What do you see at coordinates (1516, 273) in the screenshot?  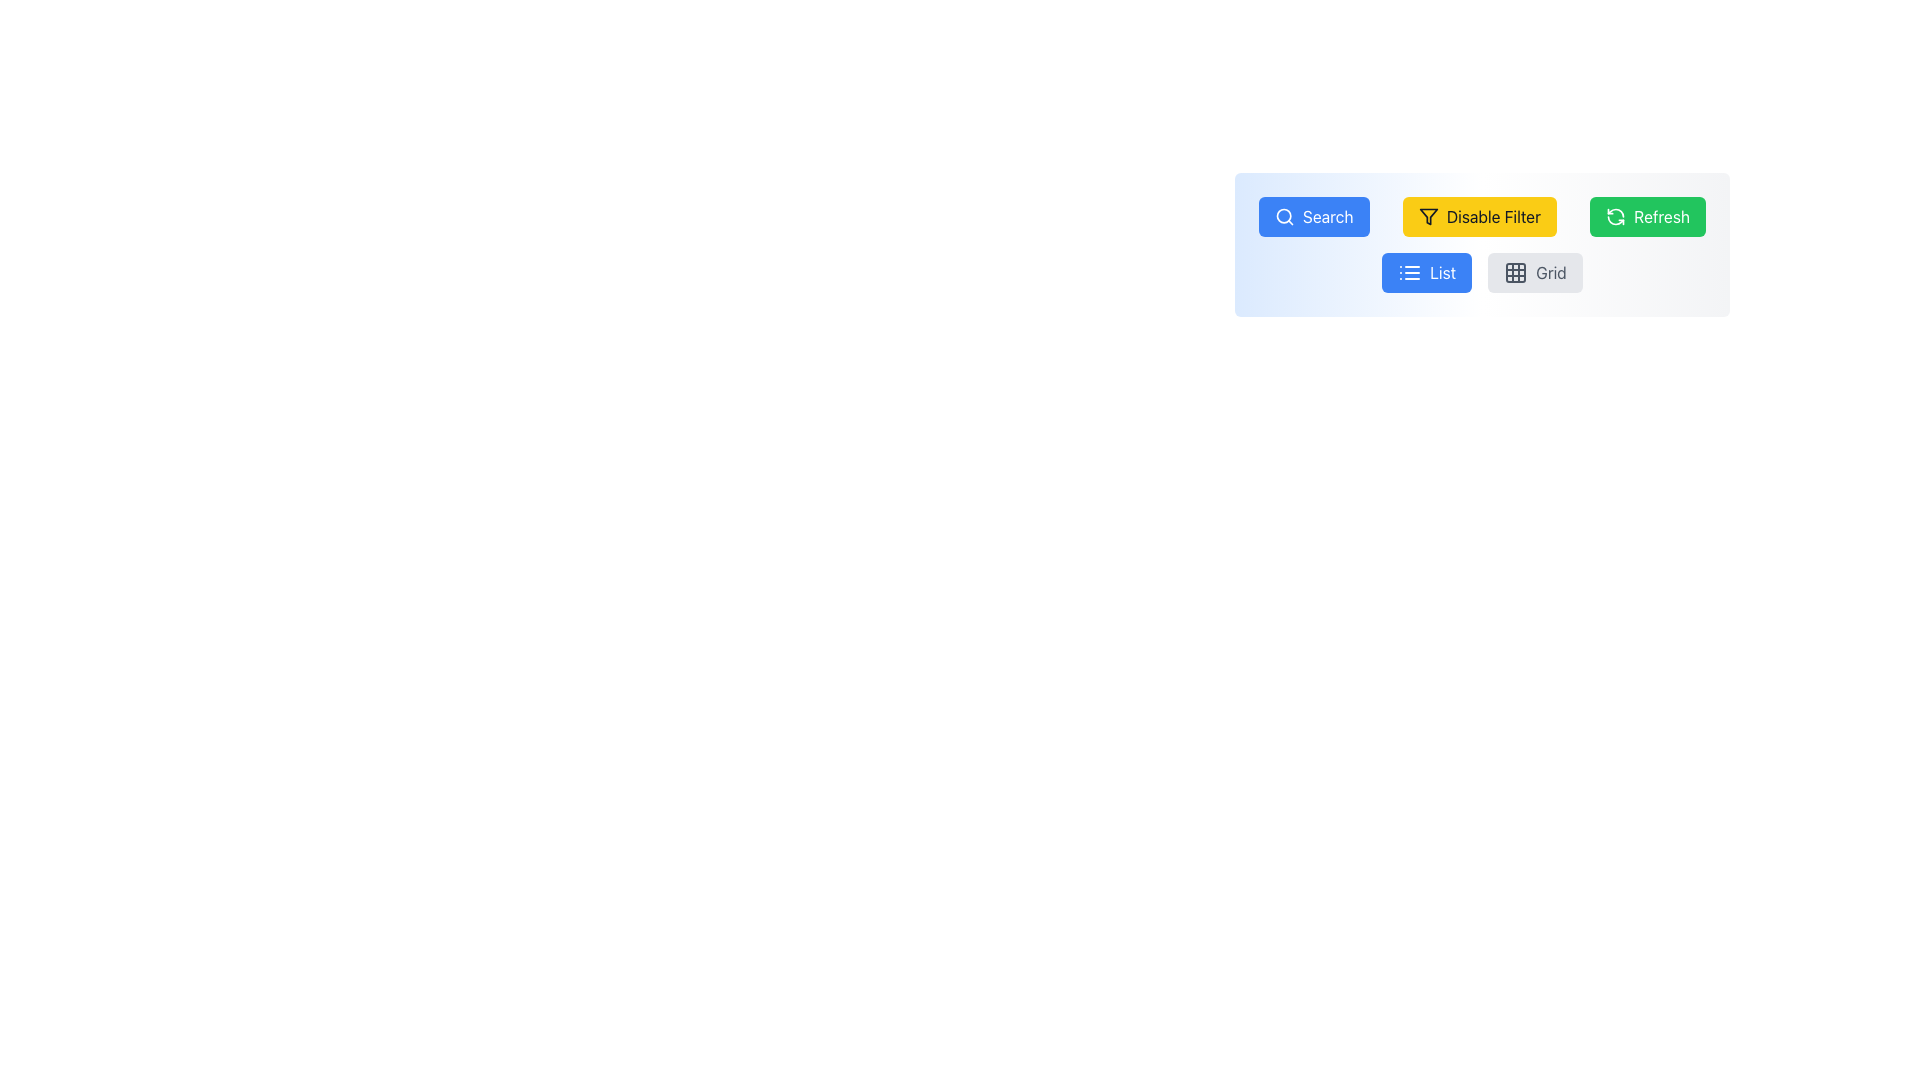 I see `the rectangular region within the grid icon in the toolbar, which is styled uniformly with rounded corners and is centrally located within the grid structure` at bounding box center [1516, 273].